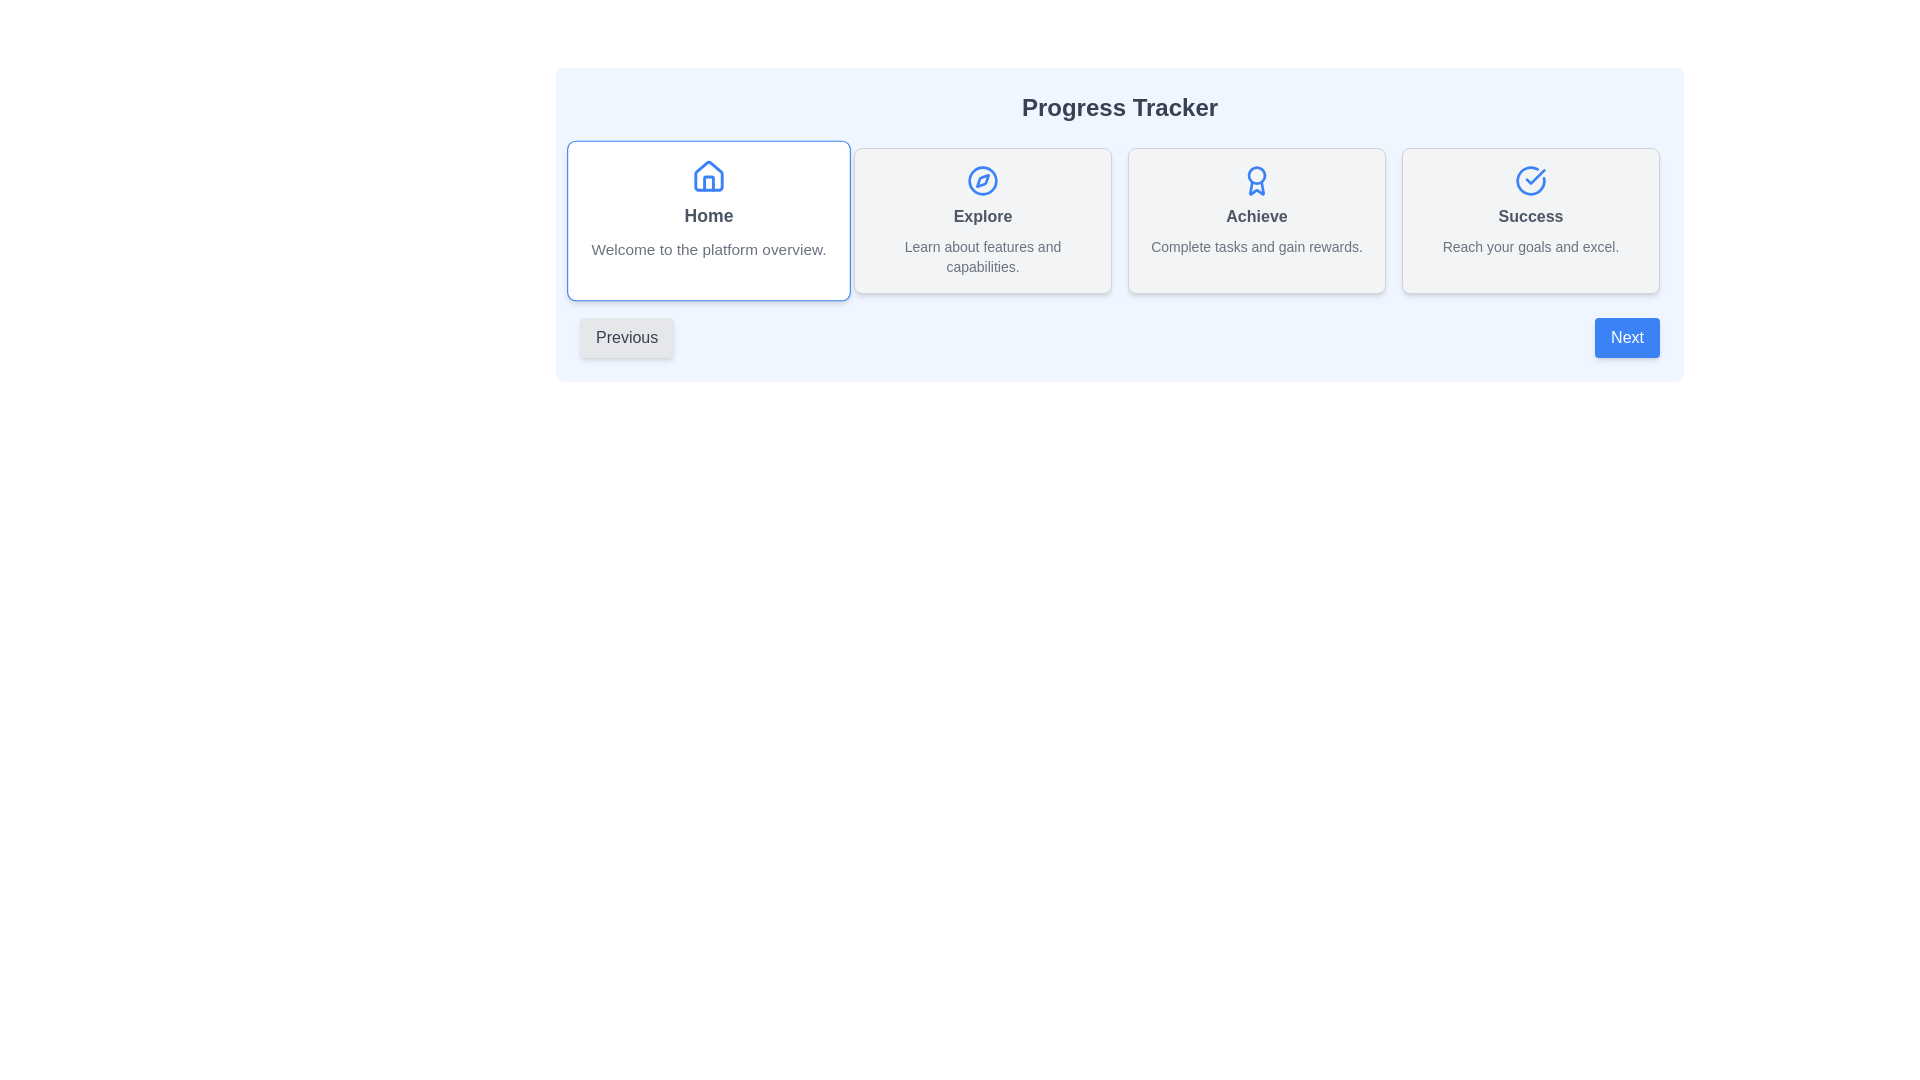  I want to click on the Text Label that serves as the title of the achievement section card, so click(1256, 216).